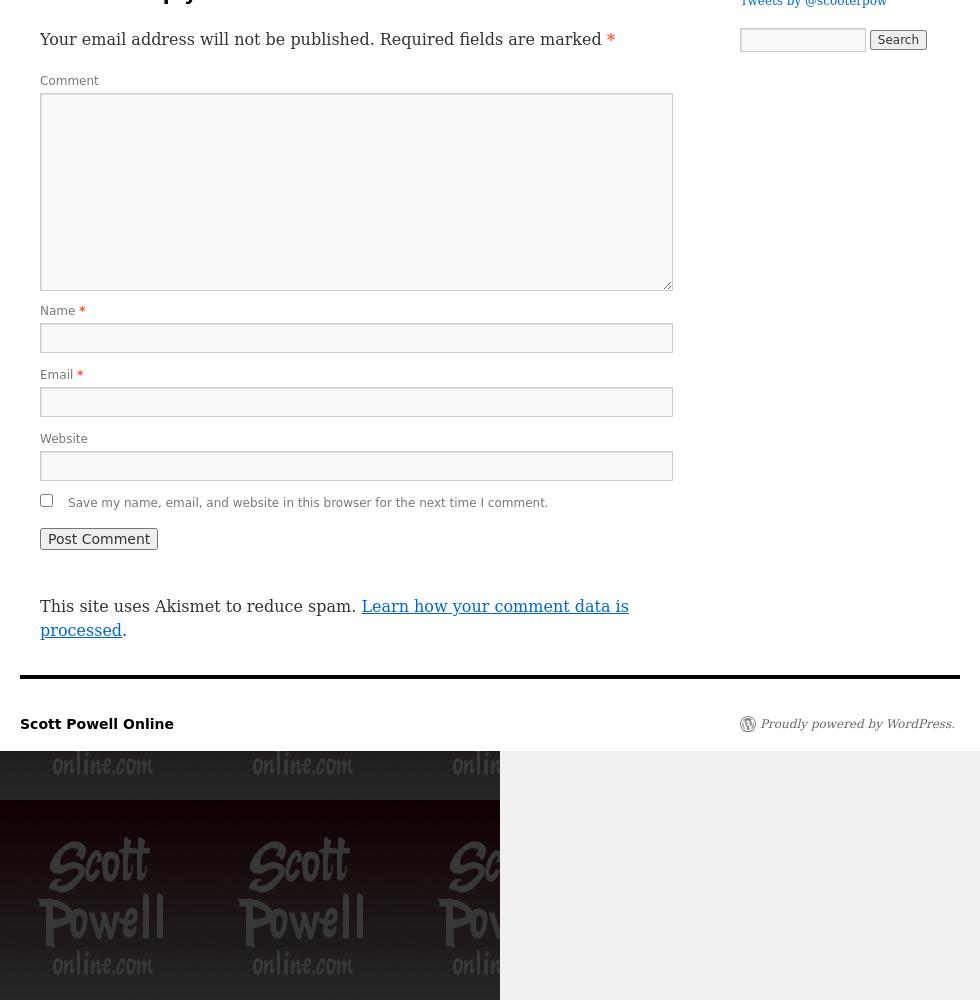  Describe the element at coordinates (200, 605) in the screenshot. I see `'This site uses Akismet to reduce spam.'` at that location.